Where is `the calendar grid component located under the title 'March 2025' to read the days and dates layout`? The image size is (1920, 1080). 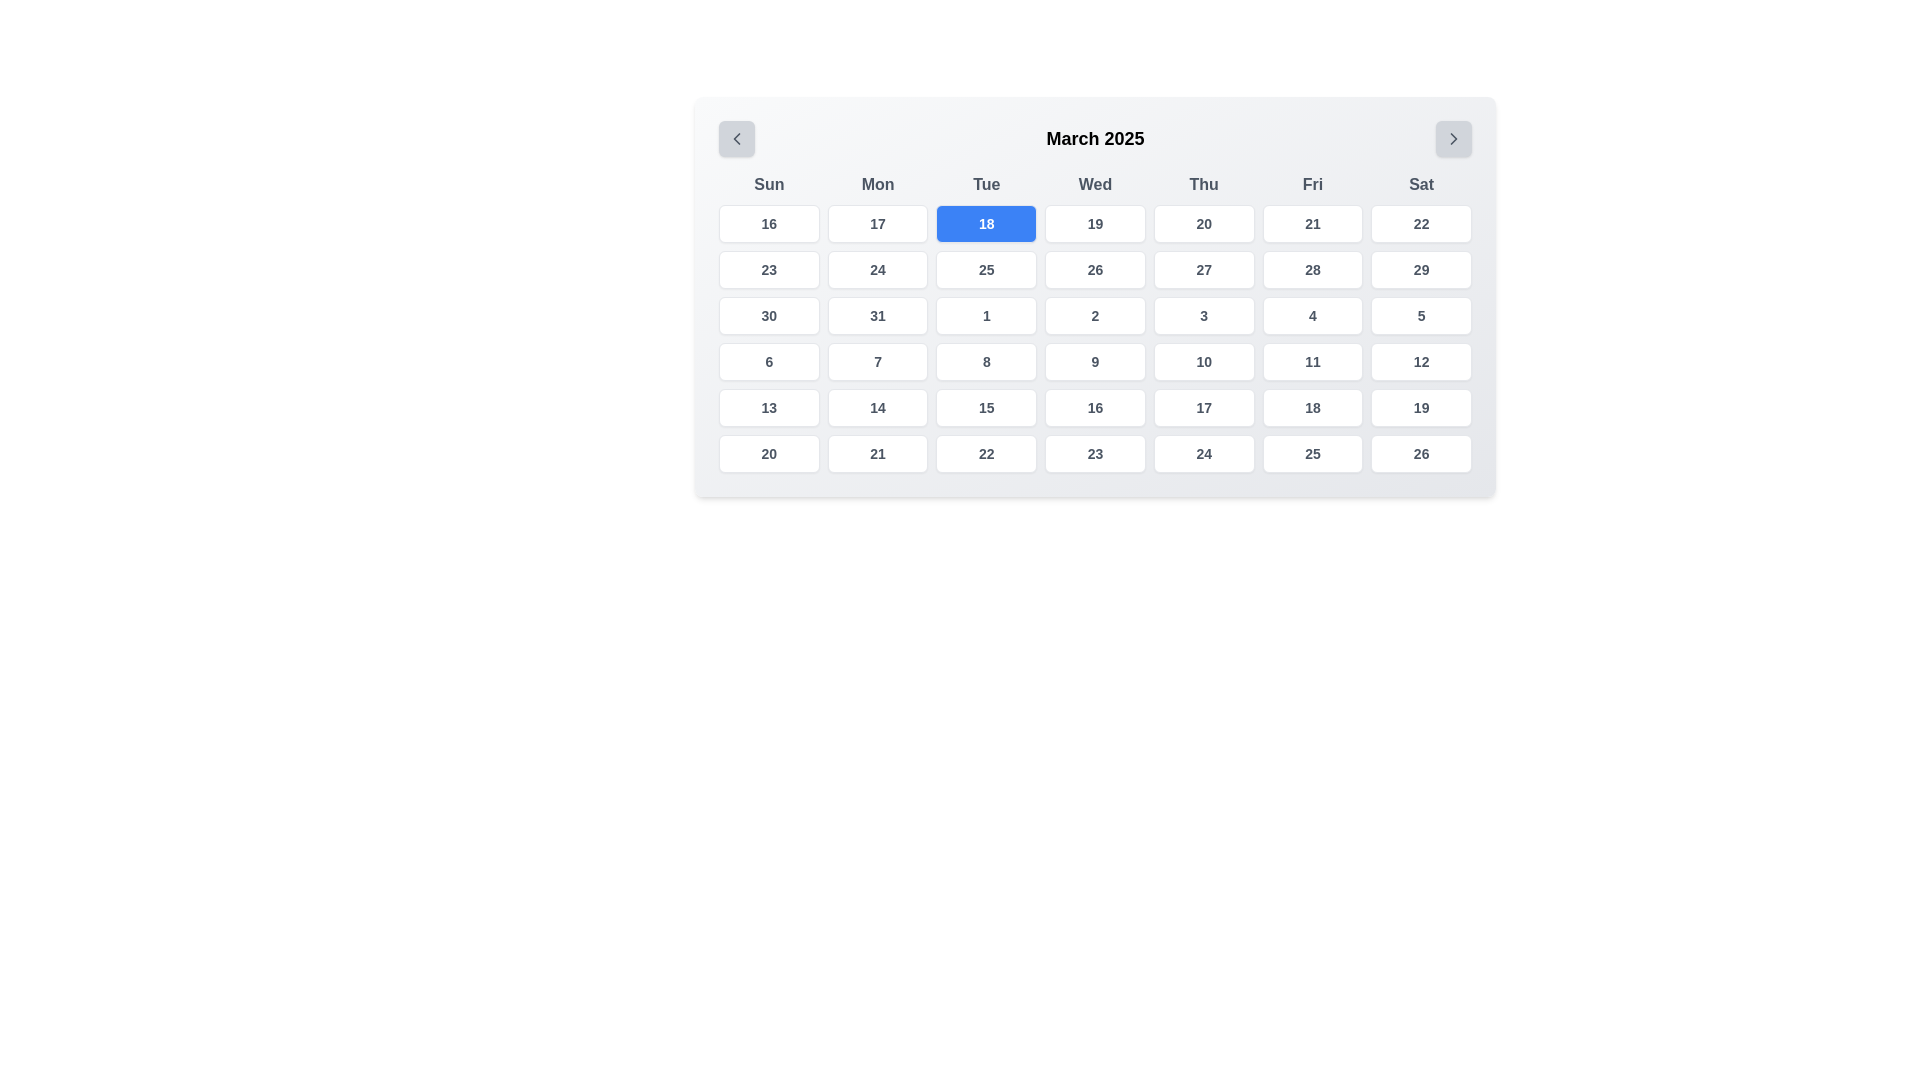
the calendar grid component located under the title 'March 2025' to read the days and dates layout is located at coordinates (1094, 322).